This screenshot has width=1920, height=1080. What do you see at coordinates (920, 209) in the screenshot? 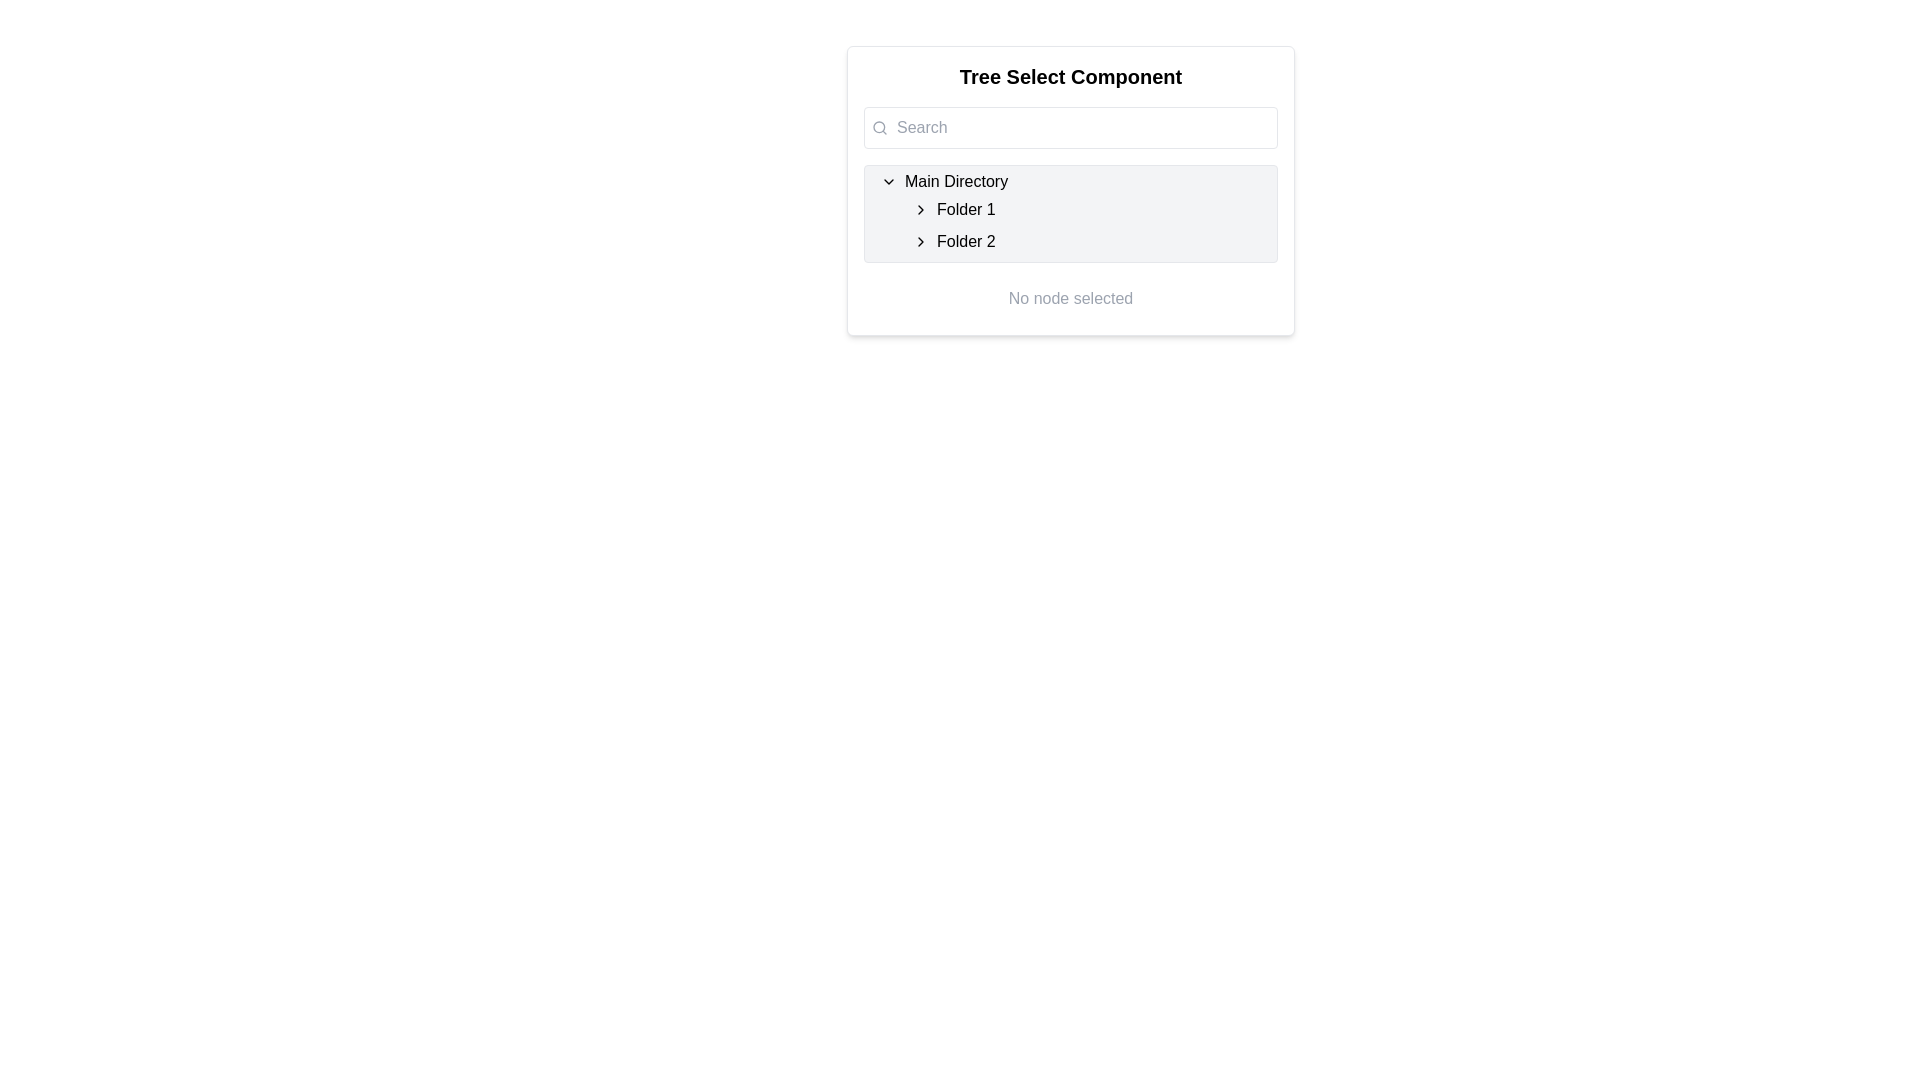
I see `the Chevron icon toggle button for 'Folder 1'` at bounding box center [920, 209].